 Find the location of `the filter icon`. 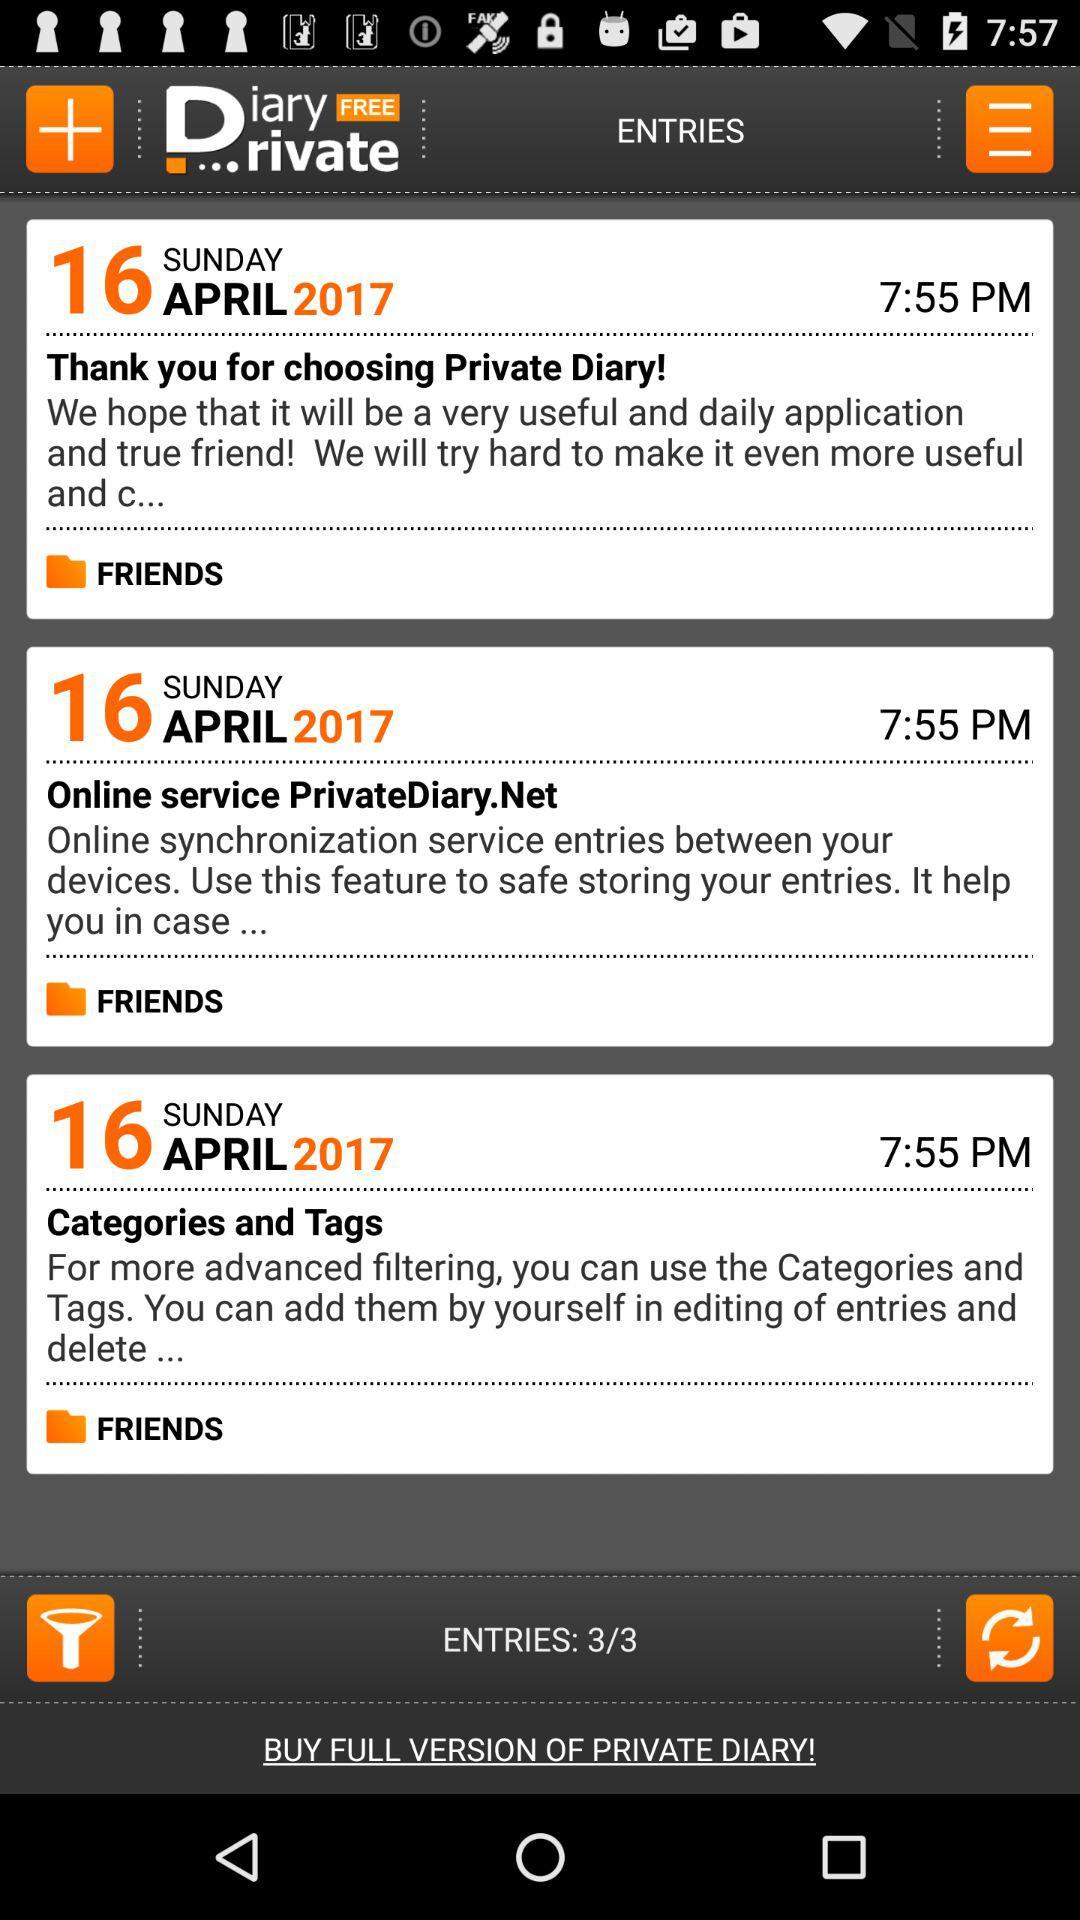

the filter icon is located at coordinates (69, 1752).